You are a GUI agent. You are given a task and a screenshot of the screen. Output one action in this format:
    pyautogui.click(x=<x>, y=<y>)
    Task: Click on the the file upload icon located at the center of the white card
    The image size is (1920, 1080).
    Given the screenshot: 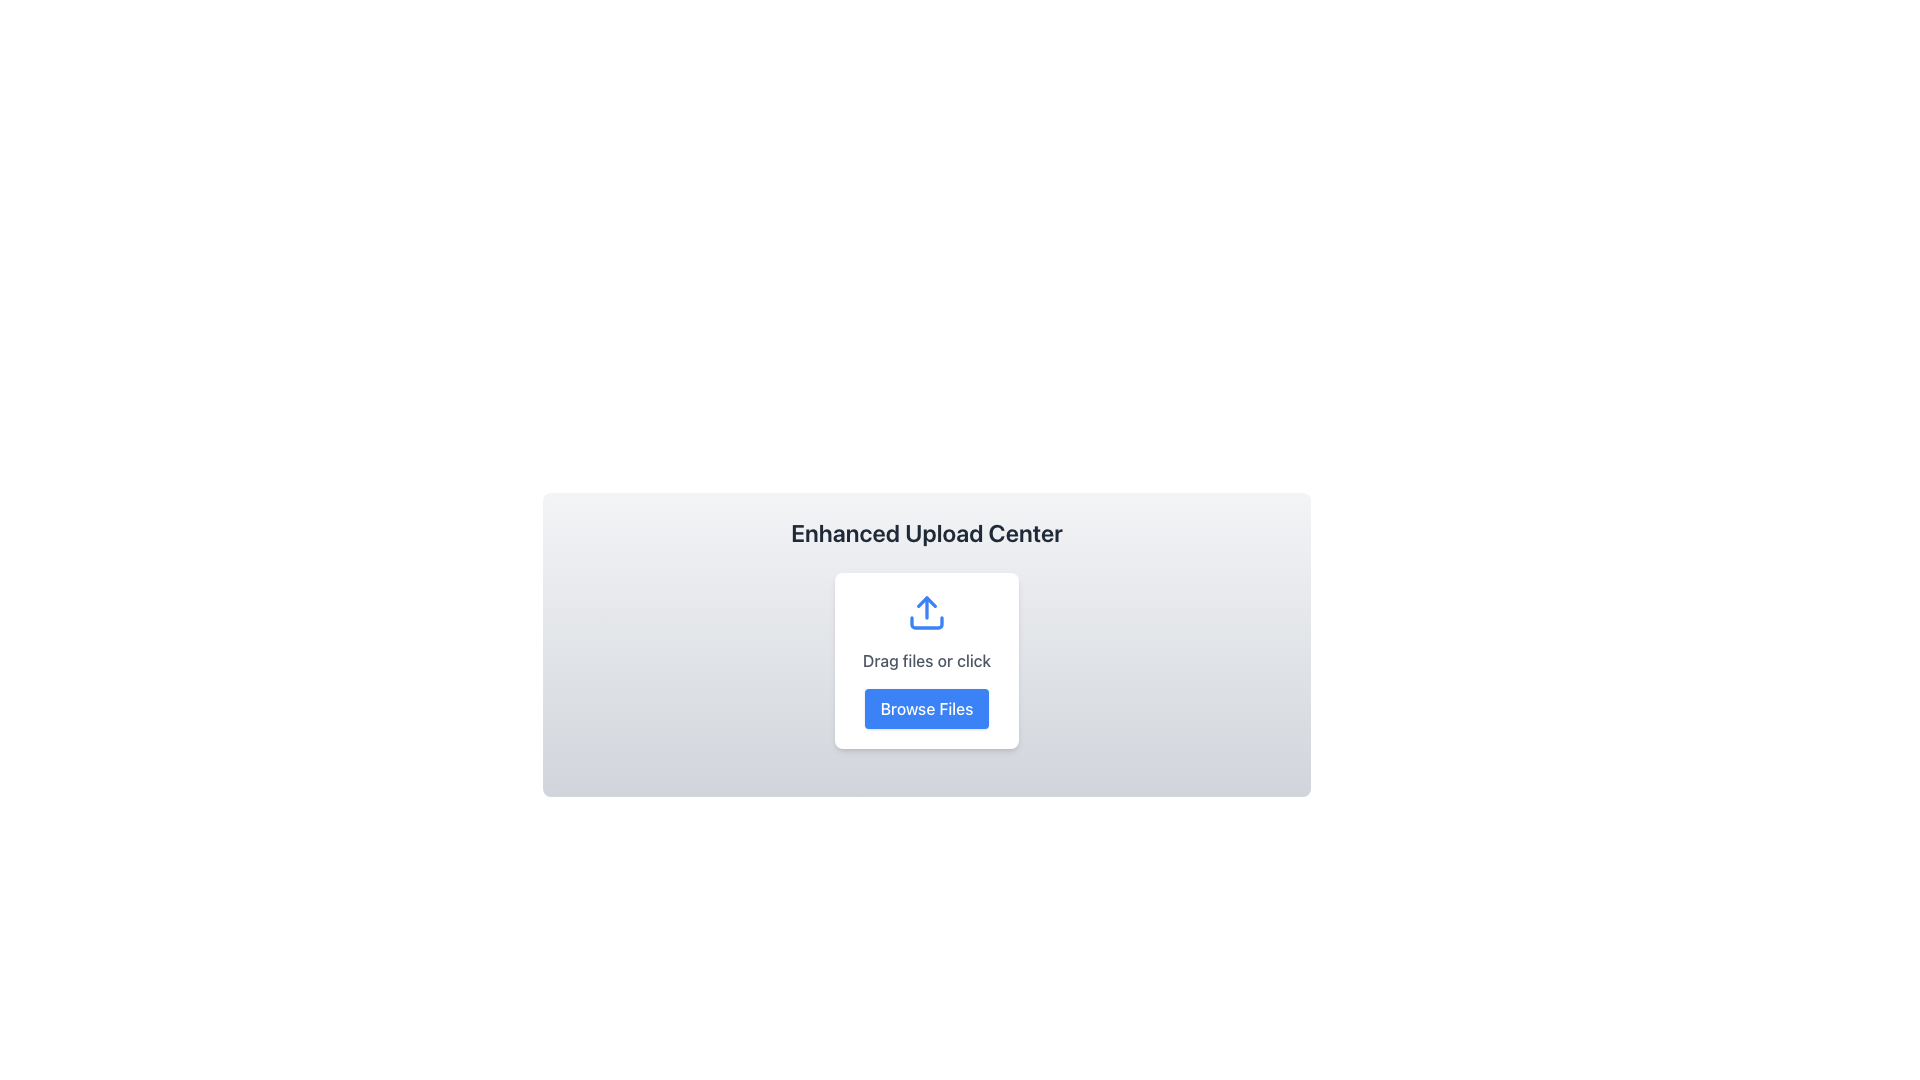 What is the action you would take?
    pyautogui.click(x=925, y=612)
    